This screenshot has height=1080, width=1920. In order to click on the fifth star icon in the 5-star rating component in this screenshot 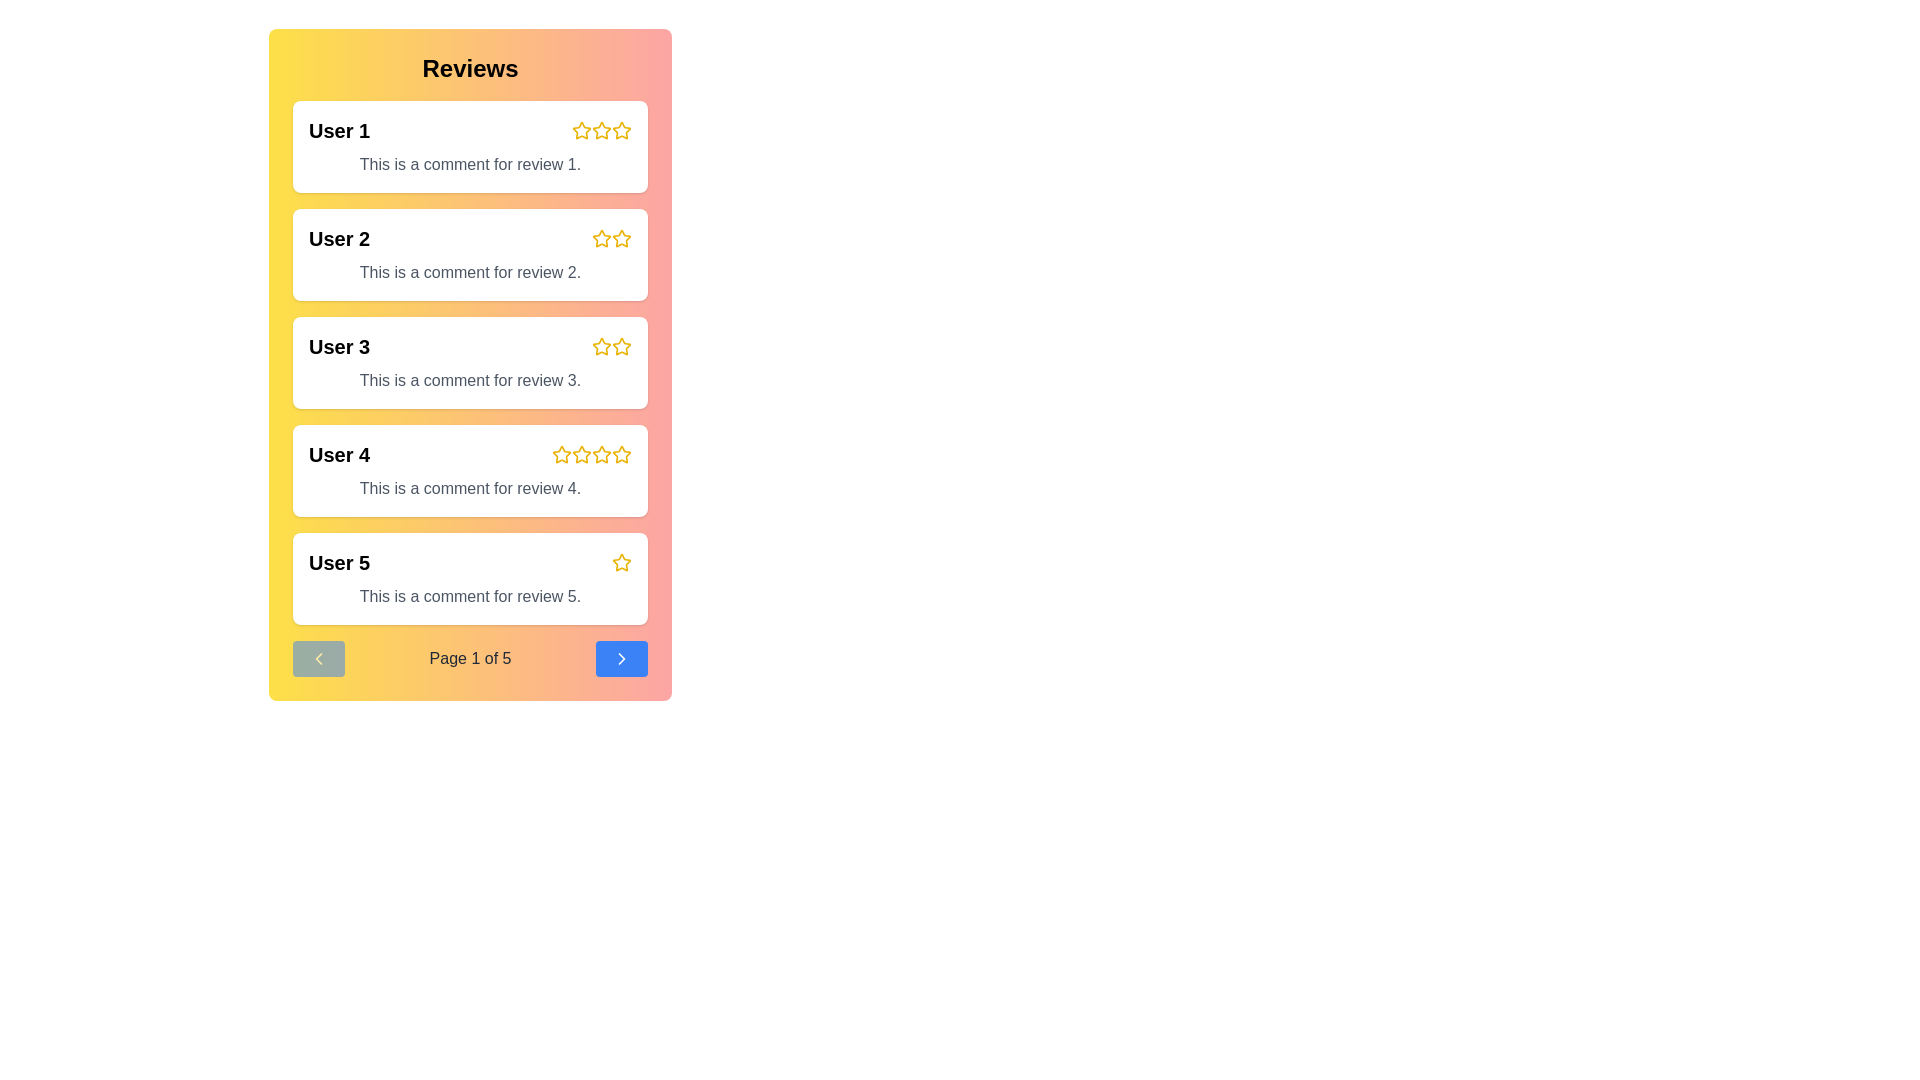, I will do `click(621, 455)`.